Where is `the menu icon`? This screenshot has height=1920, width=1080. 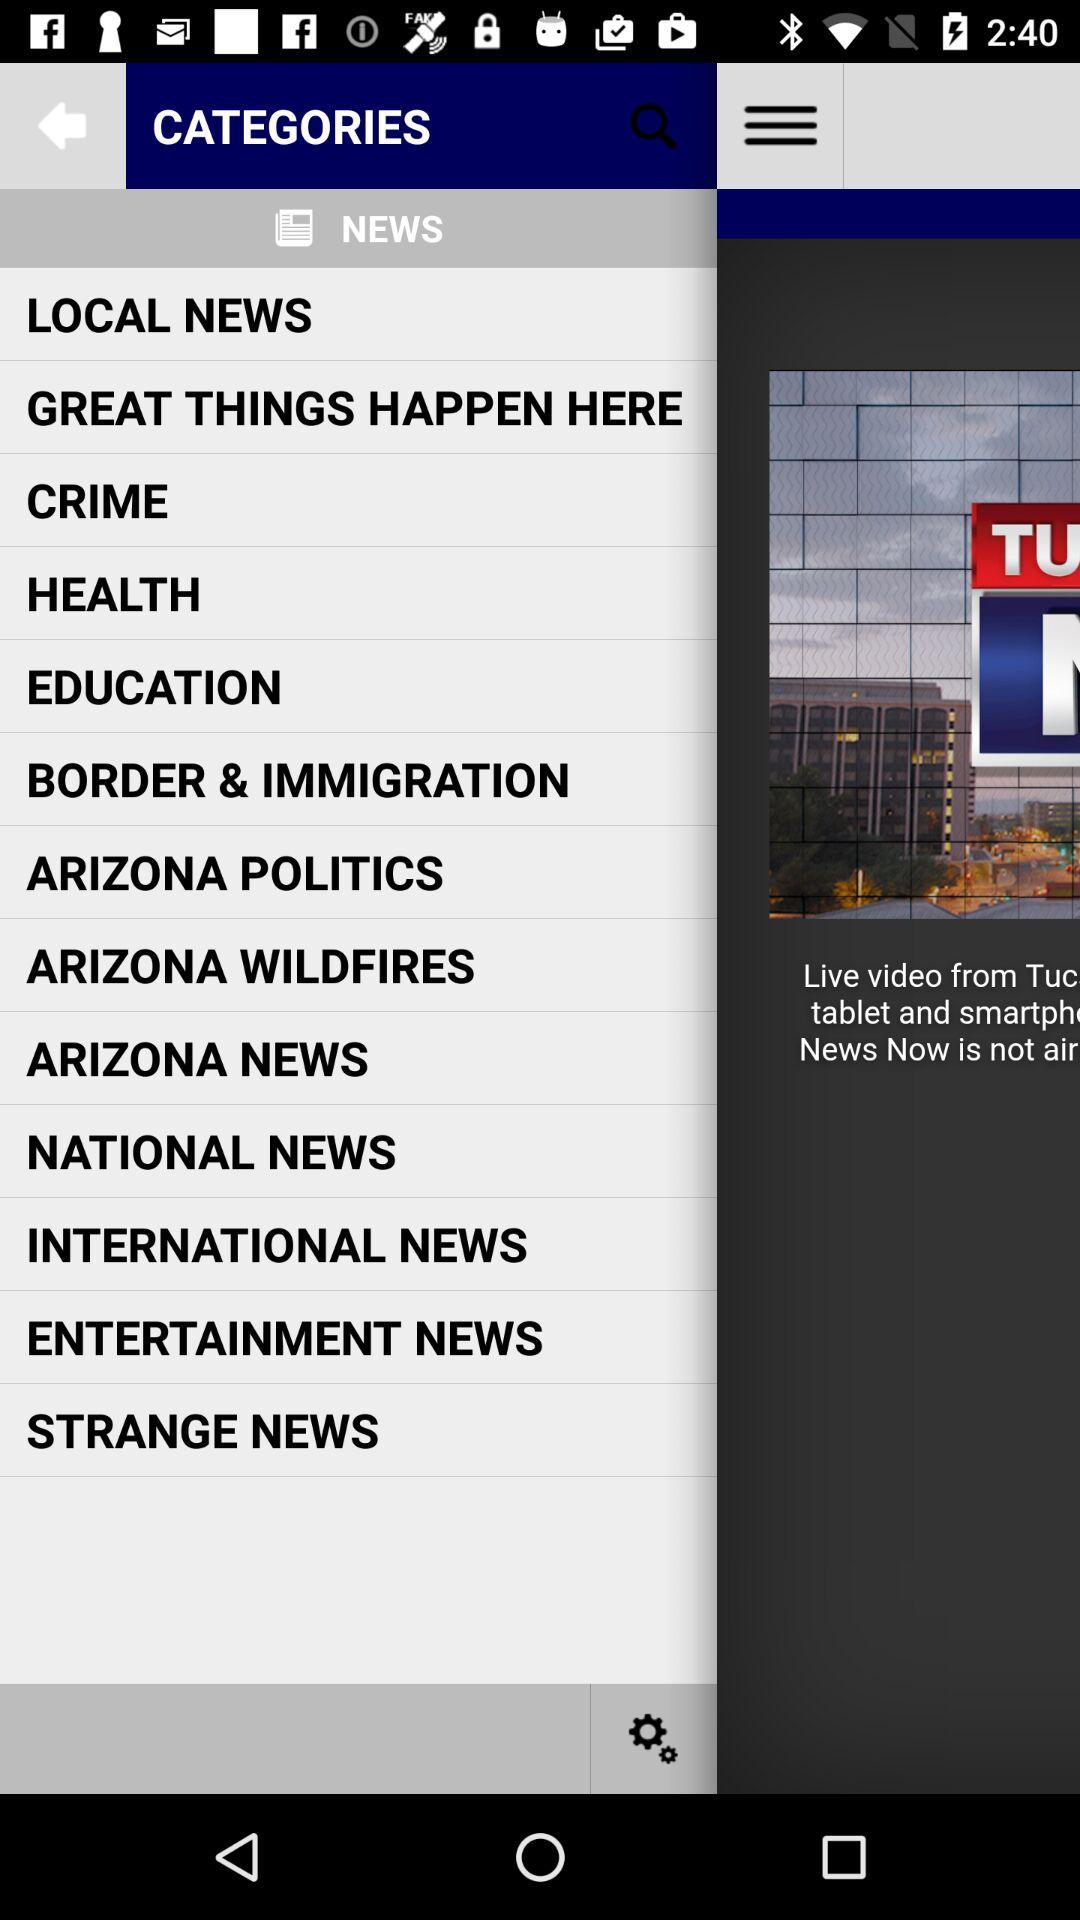
the menu icon is located at coordinates (778, 124).